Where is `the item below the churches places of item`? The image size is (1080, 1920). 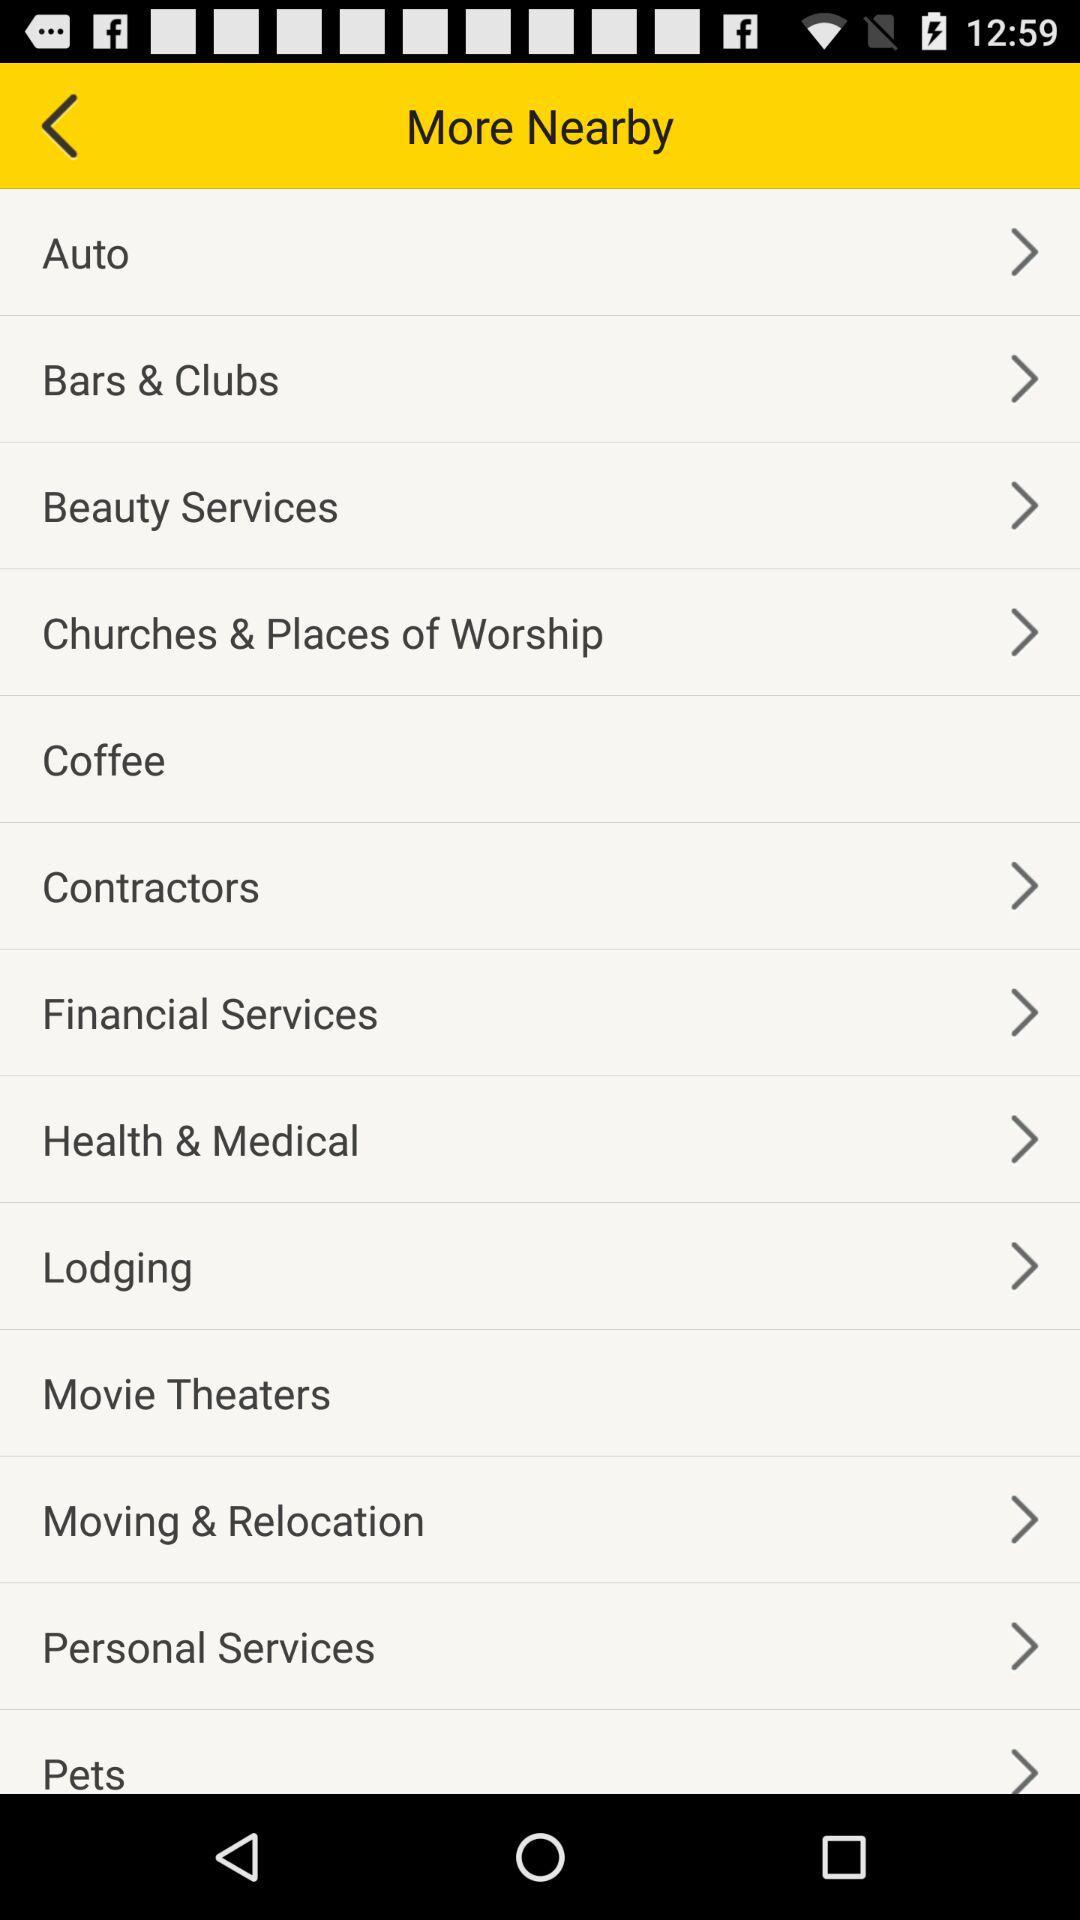 the item below the churches places of item is located at coordinates (103, 757).